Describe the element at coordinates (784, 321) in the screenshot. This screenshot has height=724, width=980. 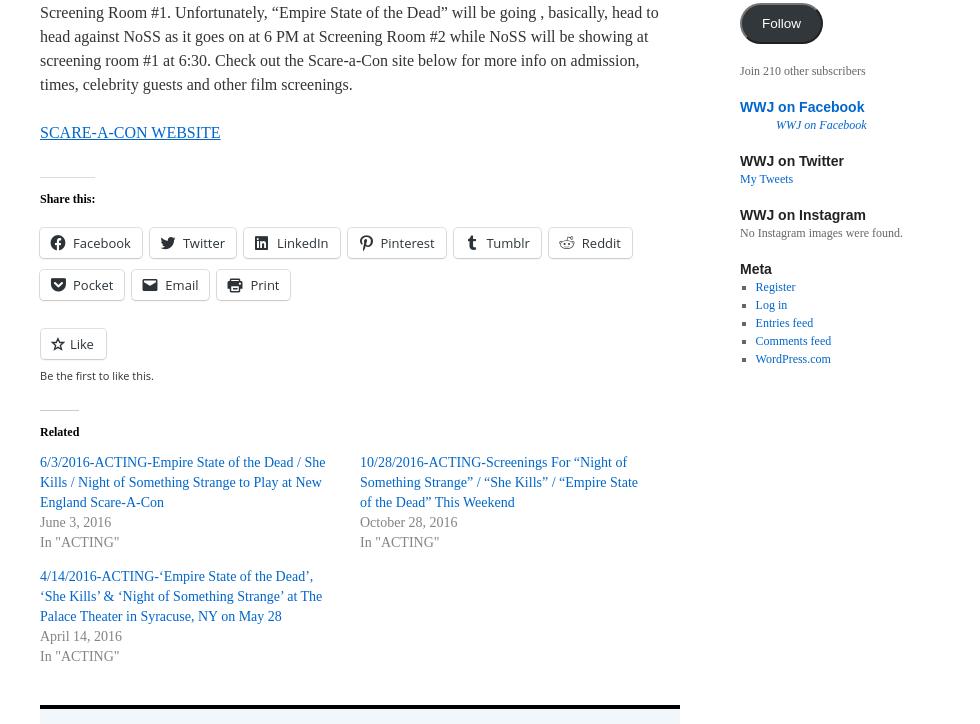
I see `'Entries feed'` at that location.